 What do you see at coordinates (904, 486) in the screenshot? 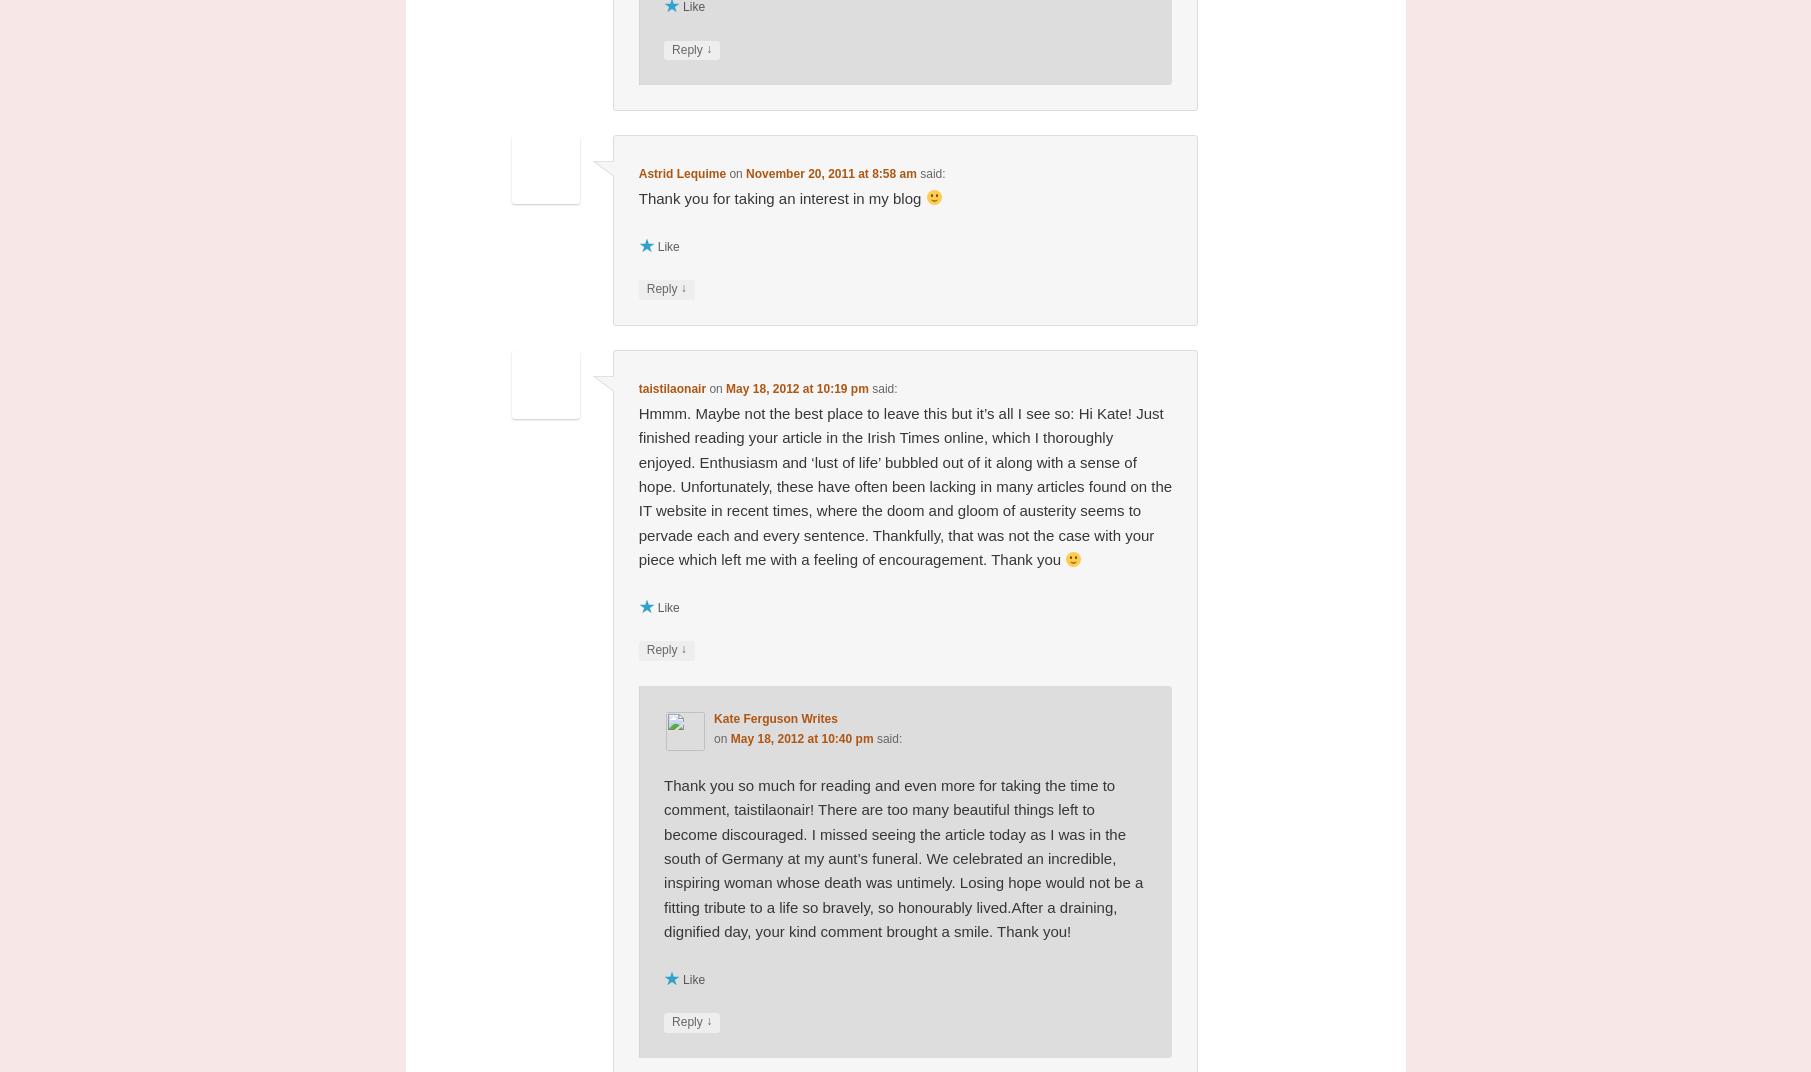
I see `'Hmmm. Maybe not the best place to leave this but it’s all I see so: Hi Kate! Just finished reading your article in the Irish Times online, which I thoroughly enjoyed. Enthusiasm and ‘lust of life’ bubbled out of it along with a sense of hope. Unfortunately, these have often been lacking in many articles found on the IT website in recent times, where the doom and gloom of austerity seems to pervade each and every sentence. Thankfully, that was not the case with your piece which left me with a feeling of encouragement. Thank you'` at bounding box center [904, 486].